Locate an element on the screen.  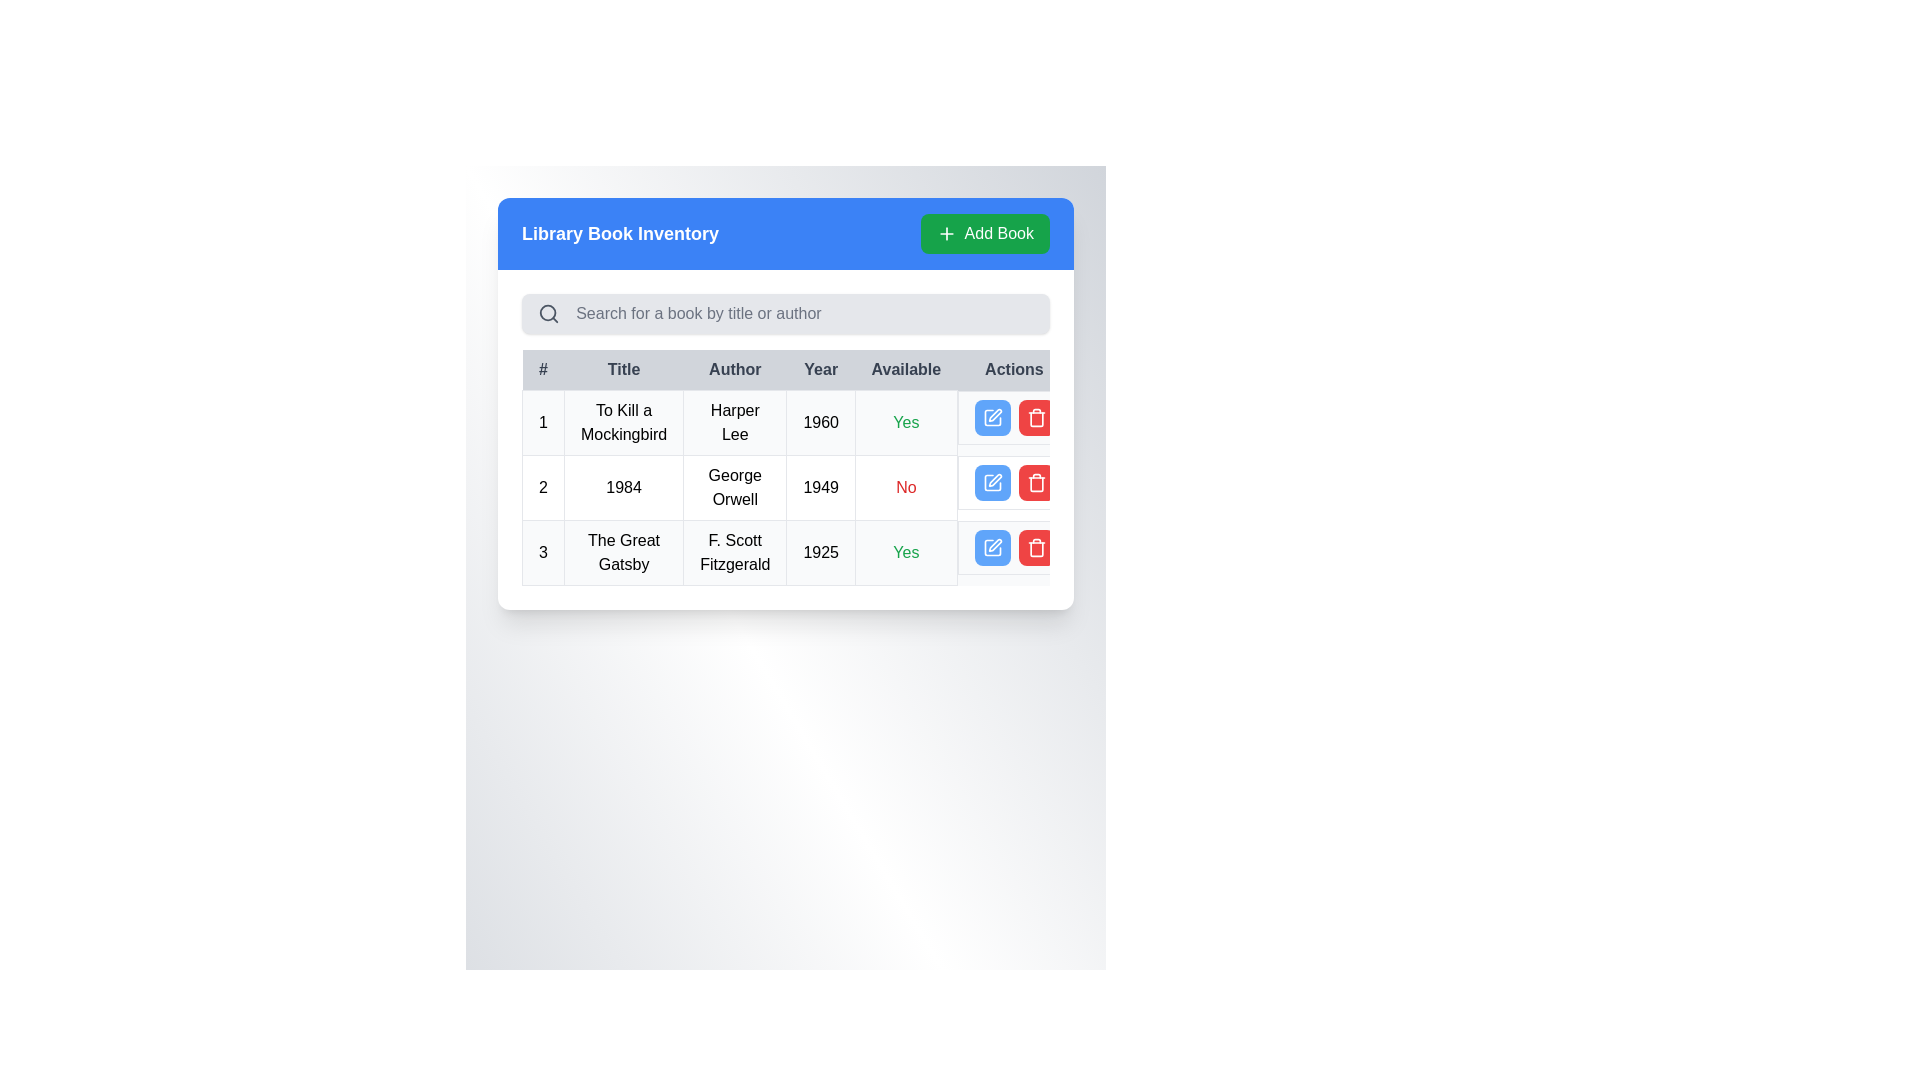
the circular element of the search icon, which is part of the search functionality adjacent to the search input box in the 'Library Book Inventory' interface is located at coordinates (548, 313).